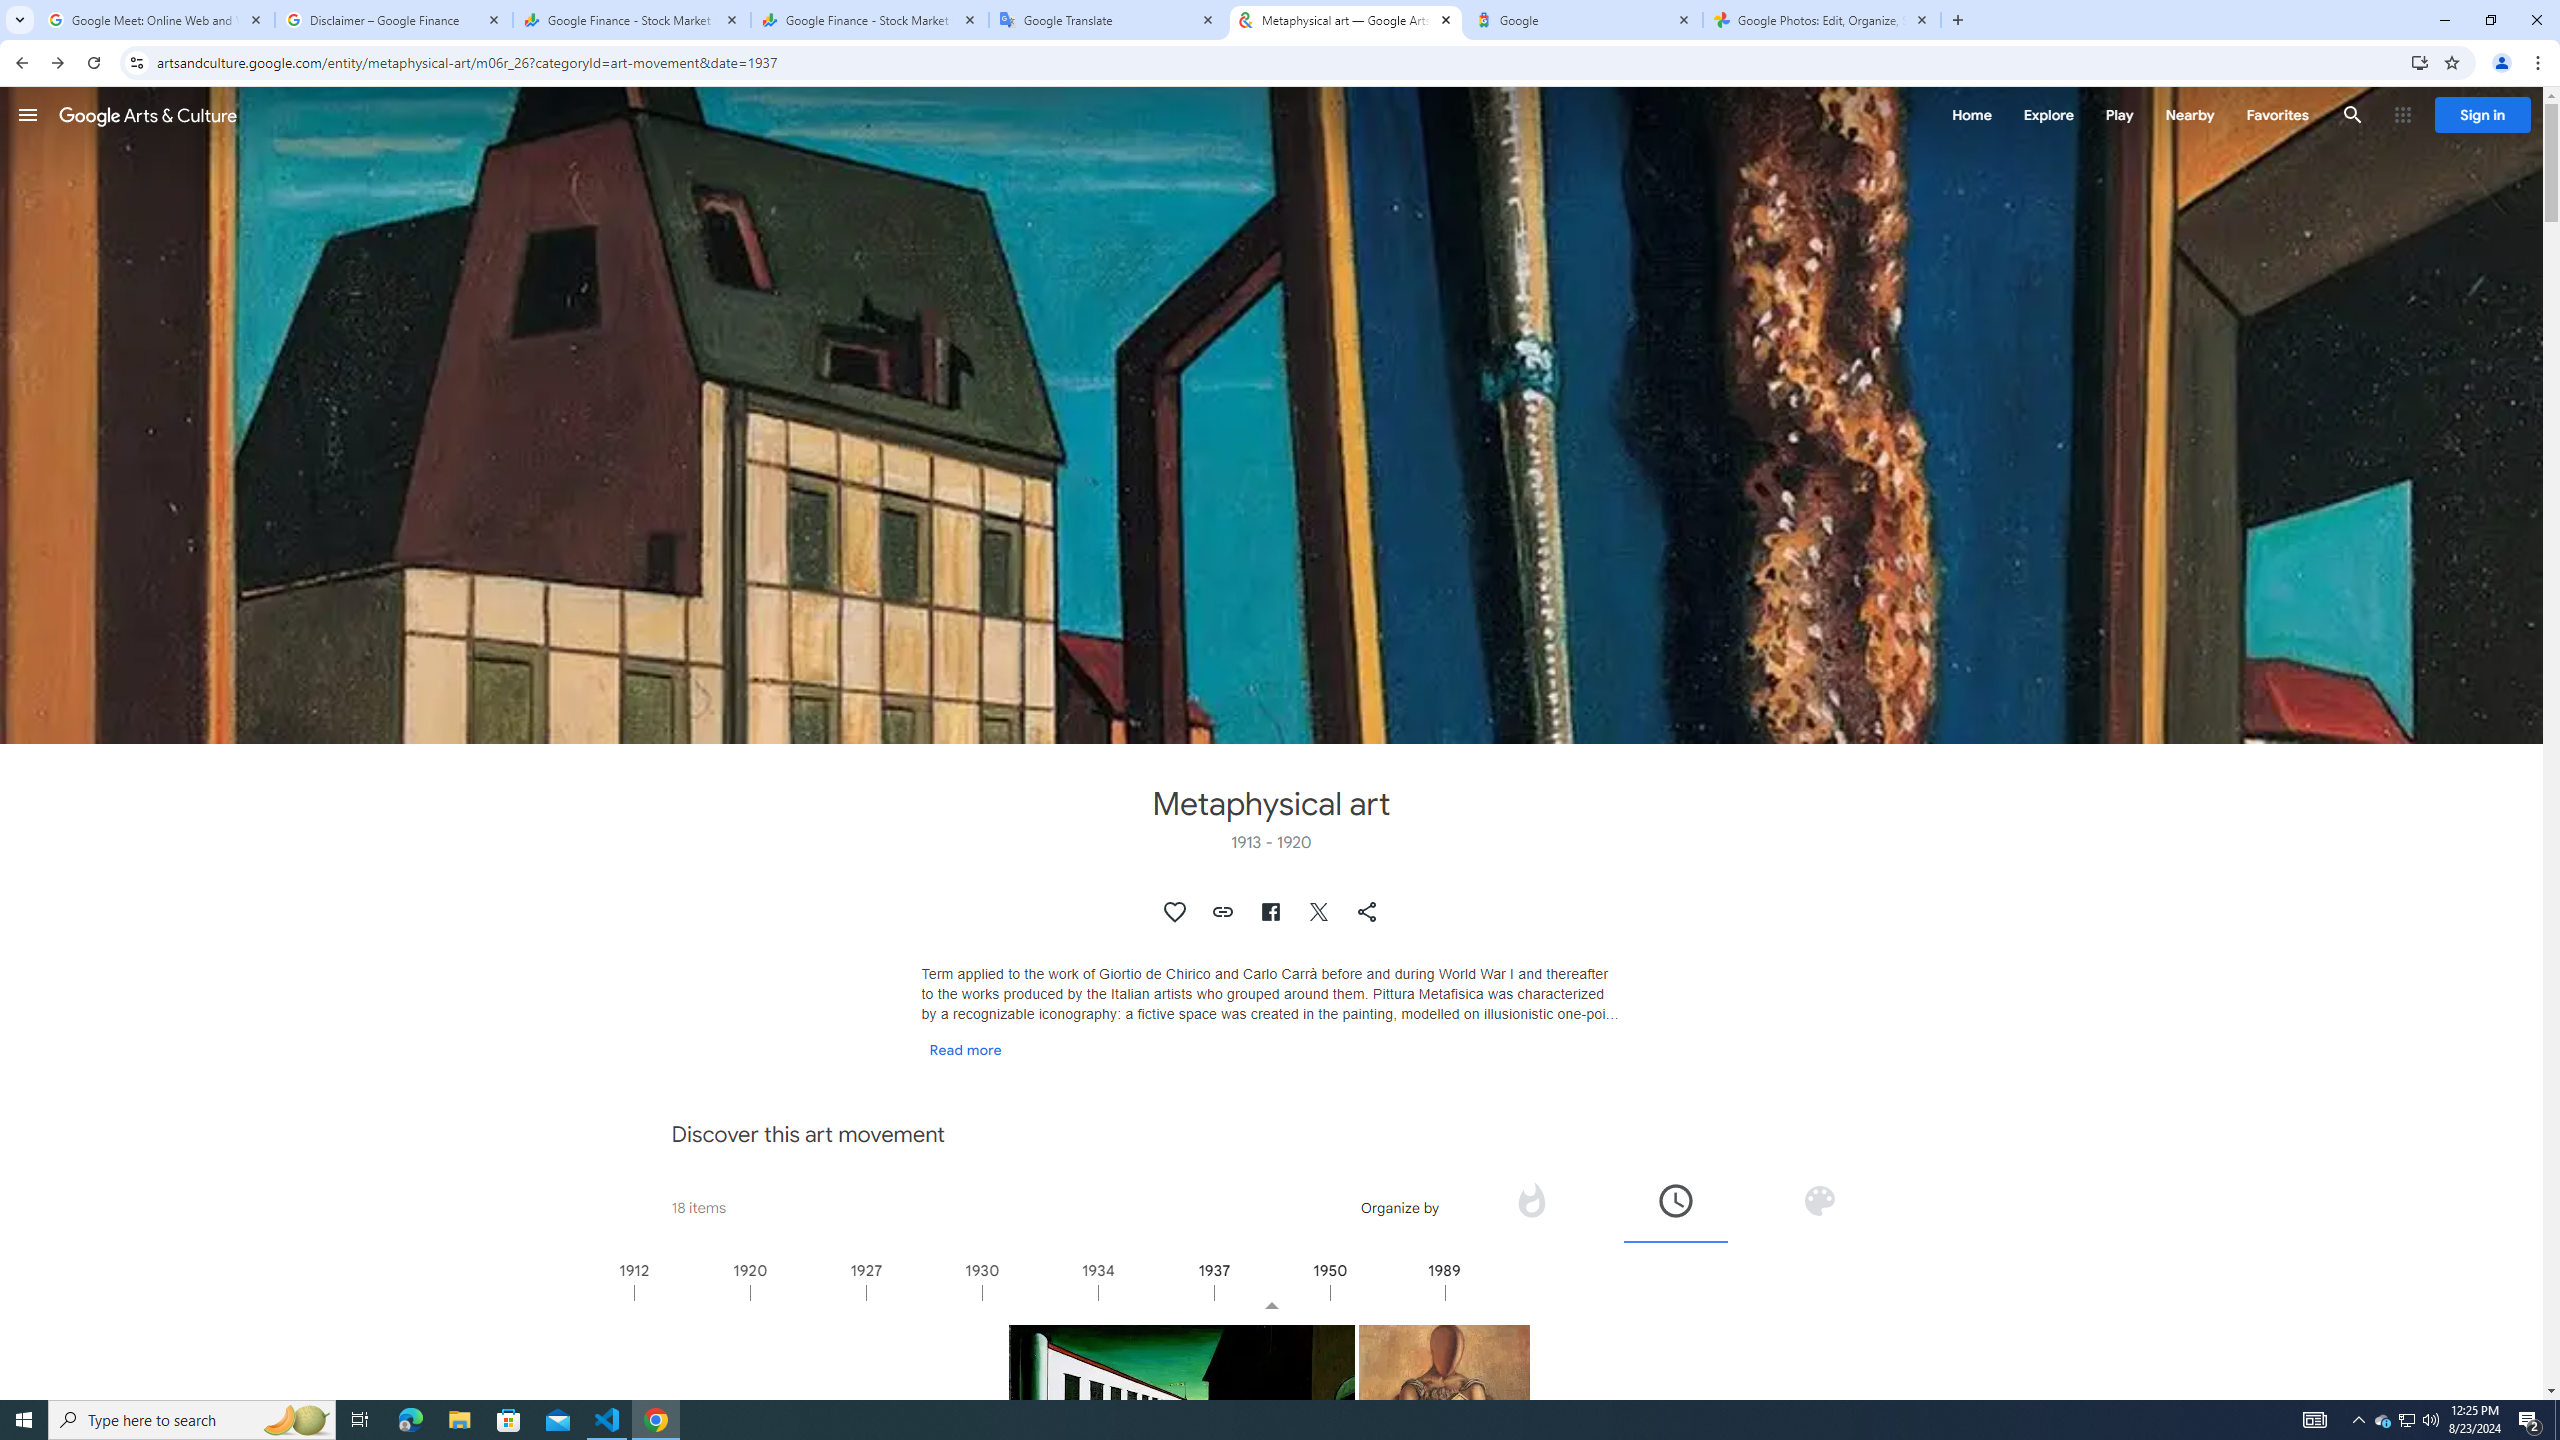  What do you see at coordinates (1222, 911) in the screenshot?
I see `'Copy Link'` at bounding box center [1222, 911].